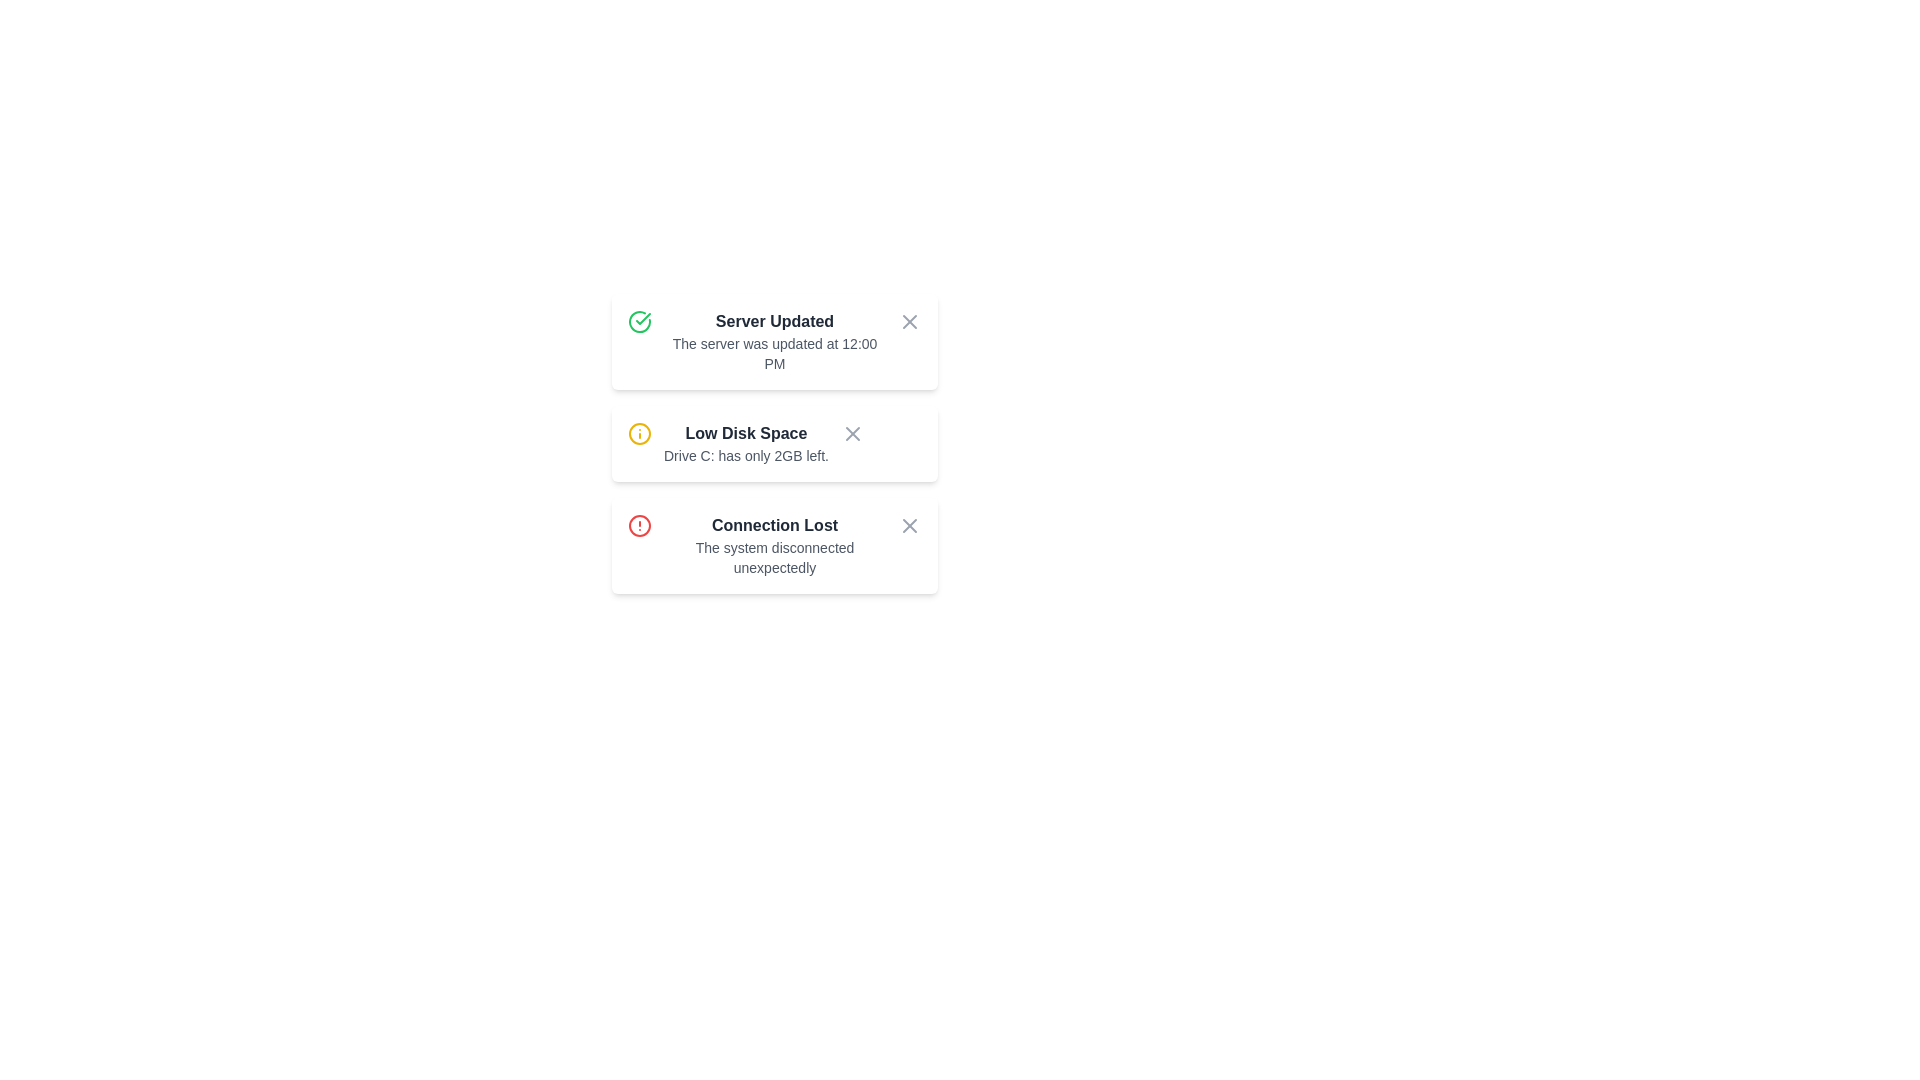 This screenshot has width=1920, height=1080. I want to click on the warning notification titled 'Connection Lost' which contains the message 'The system disconnected unexpectedly.', so click(773, 546).